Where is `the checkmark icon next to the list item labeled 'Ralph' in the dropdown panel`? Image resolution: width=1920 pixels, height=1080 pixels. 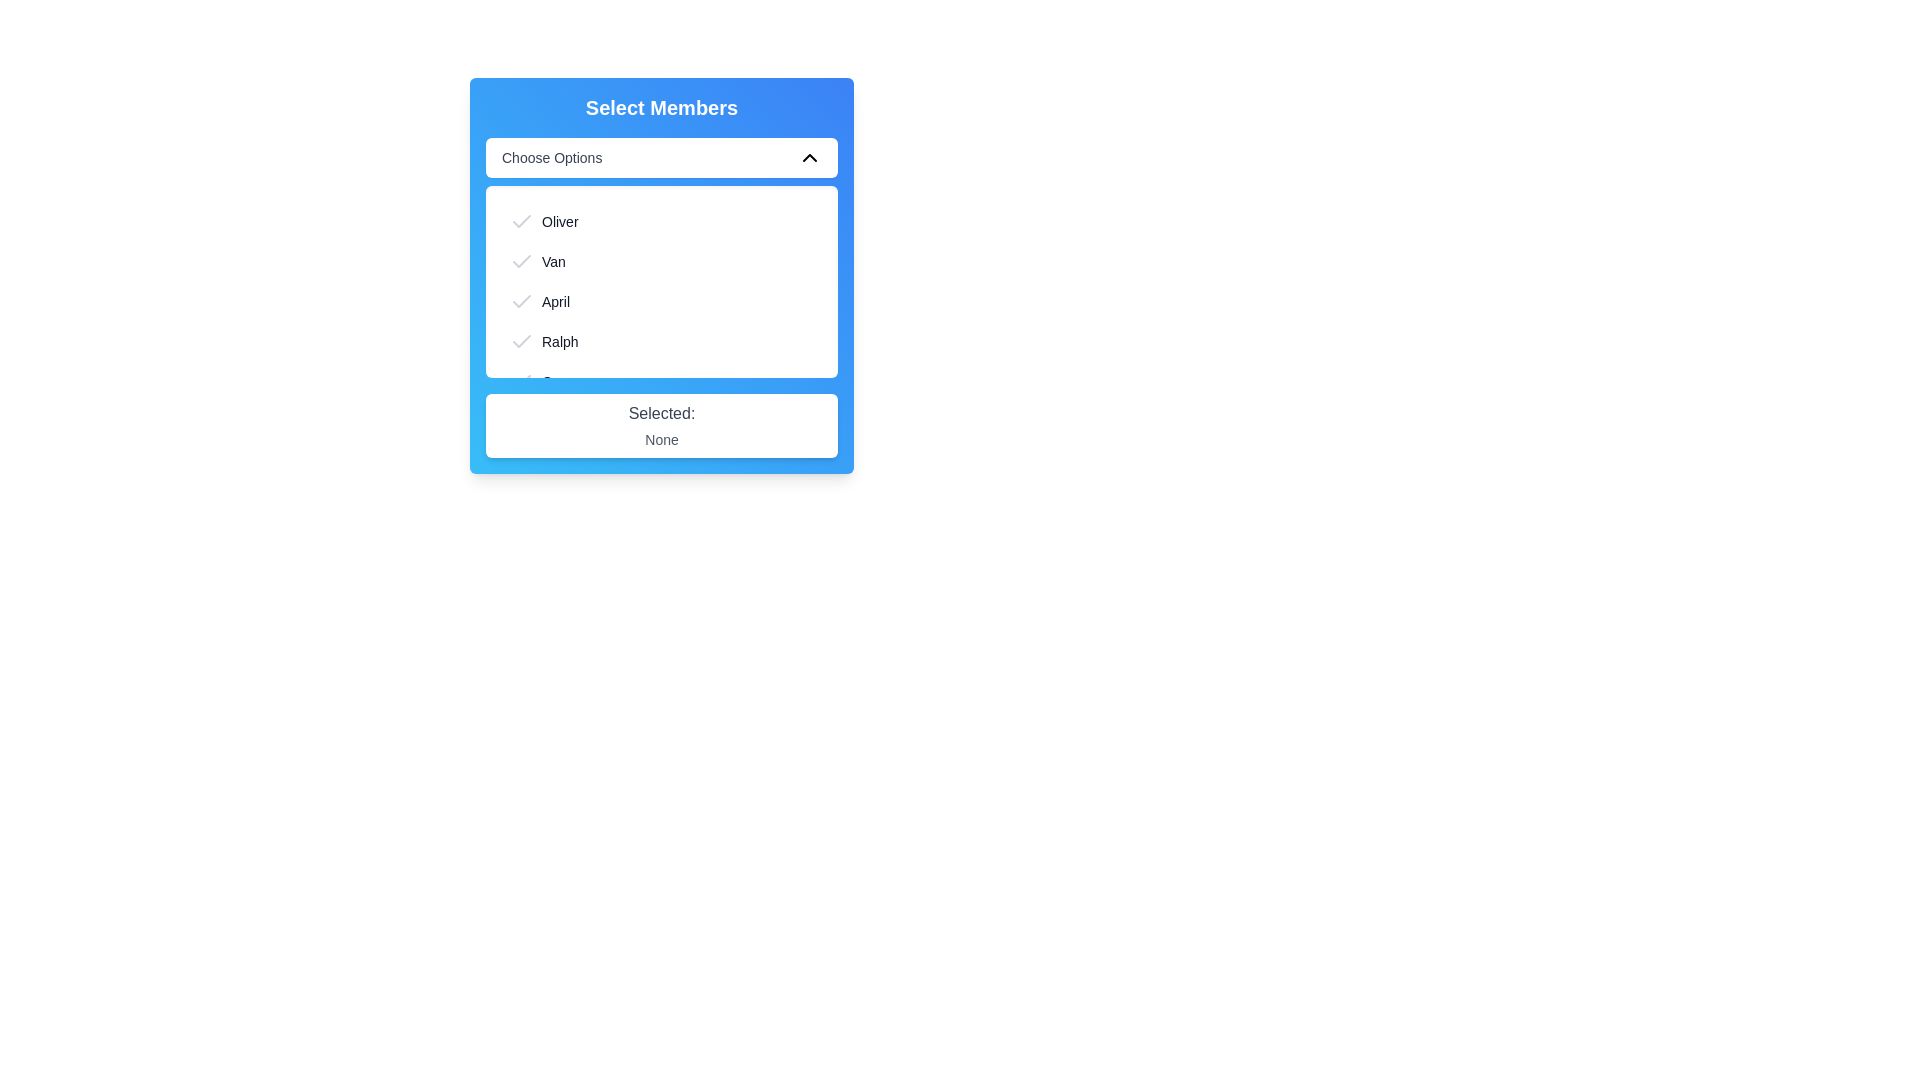
the checkmark icon next to the list item labeled 'Ralph' in the dropdown panel is located at coordinates (522, 340).